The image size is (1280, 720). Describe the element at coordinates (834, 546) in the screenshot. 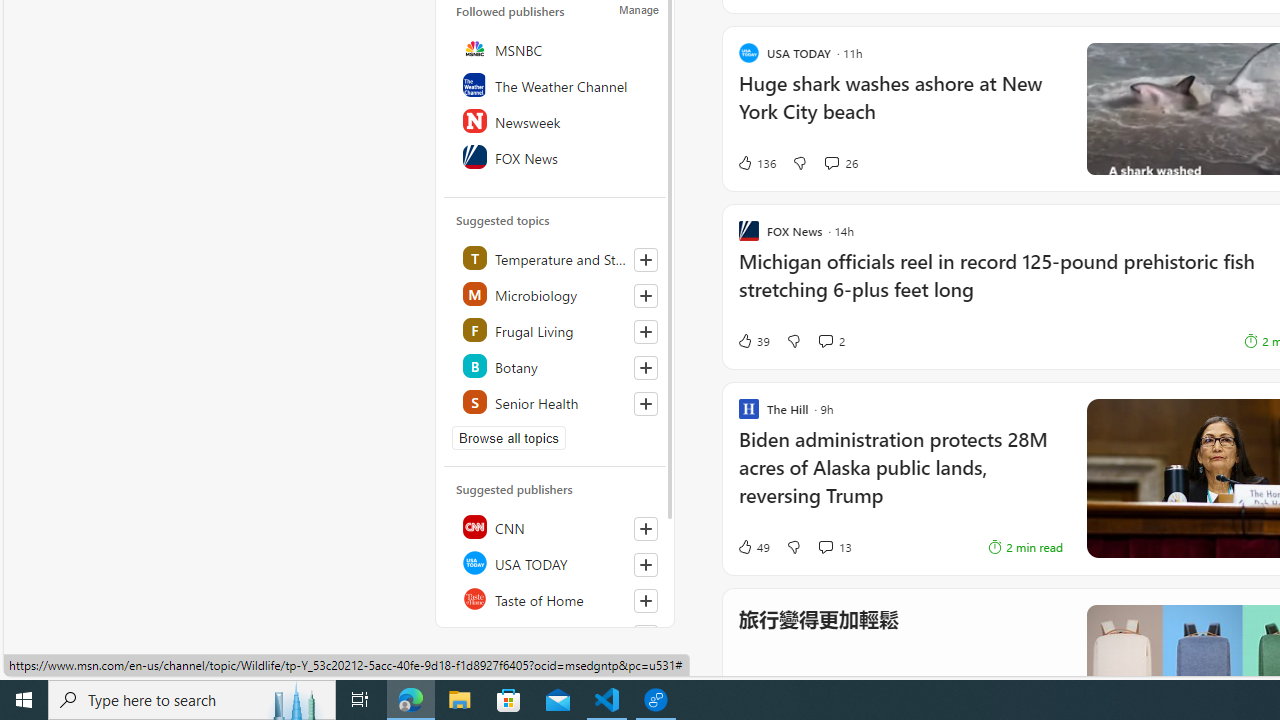

I see `'View comments 13 Comment'` at that location.